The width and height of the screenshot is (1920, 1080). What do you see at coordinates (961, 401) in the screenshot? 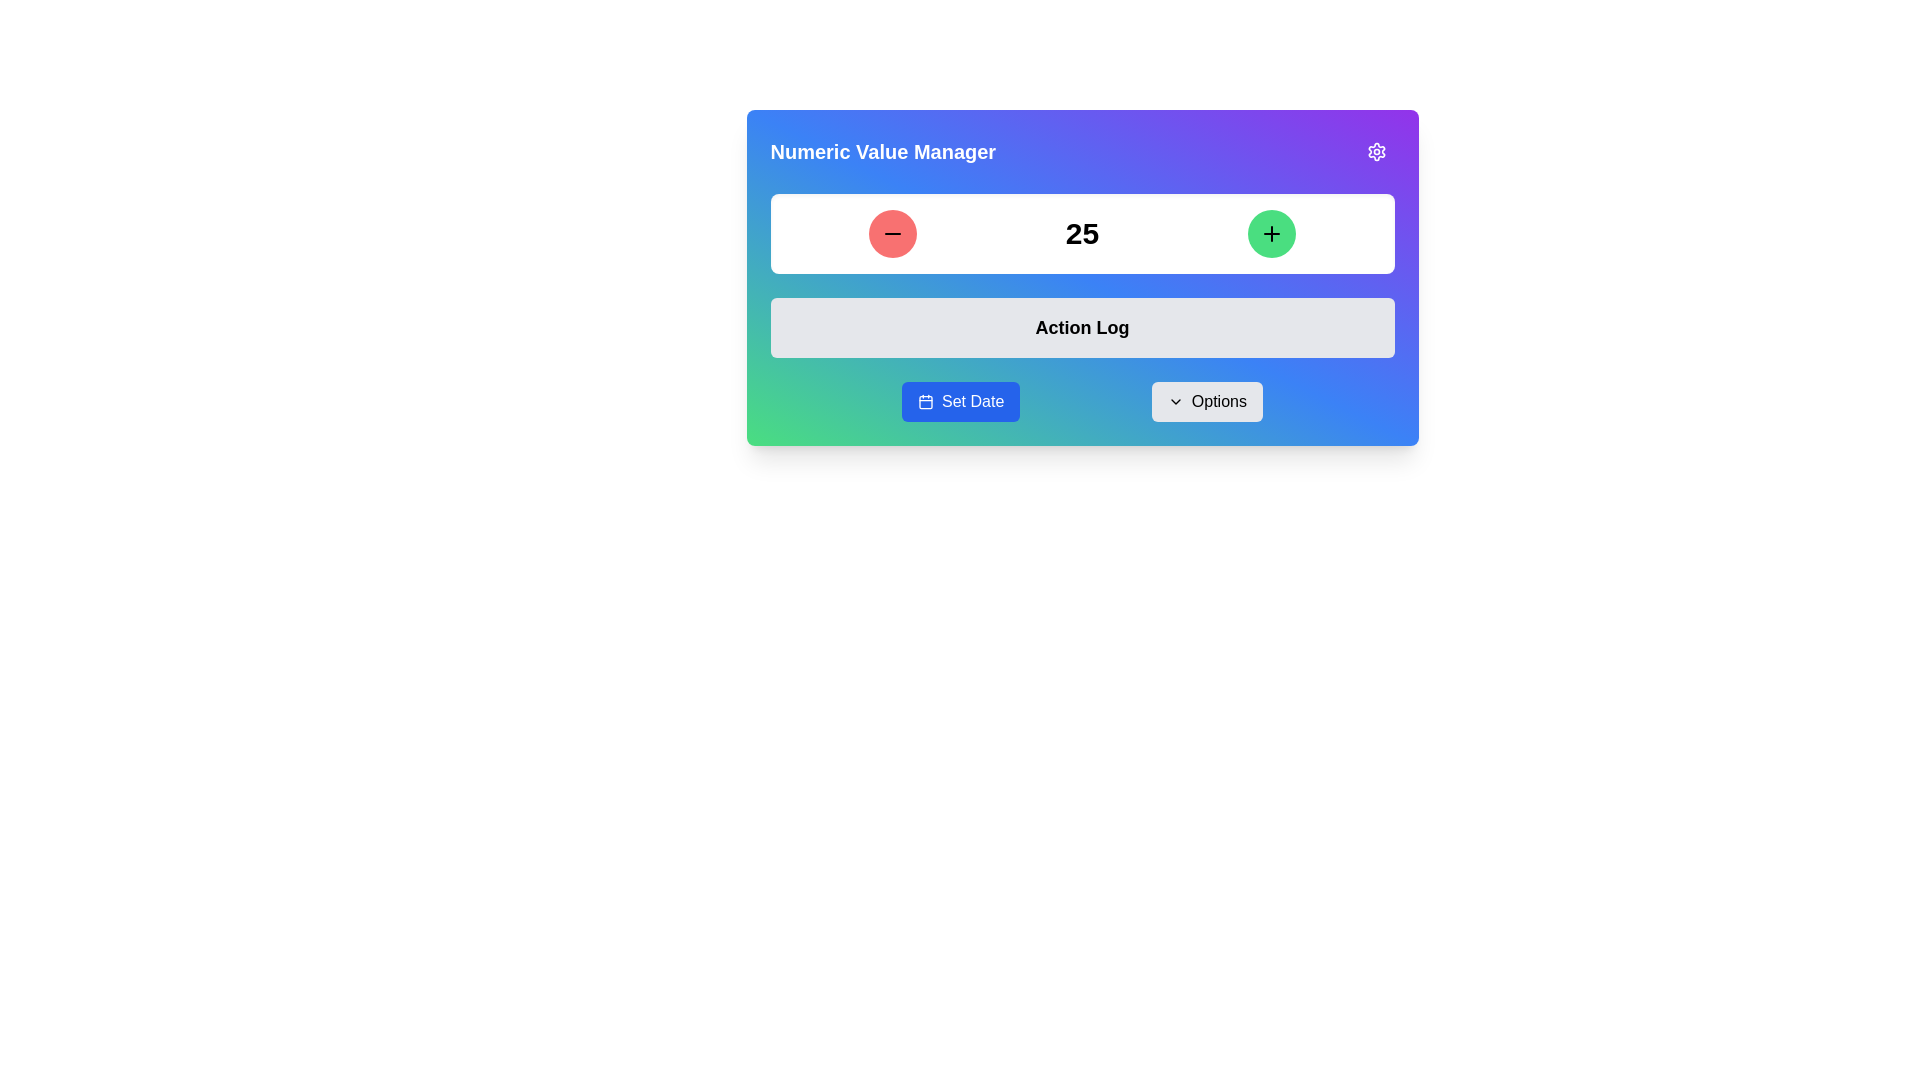
I see `the 'Set Date' button with a blue background and white text` at bounding box center [961, 401].